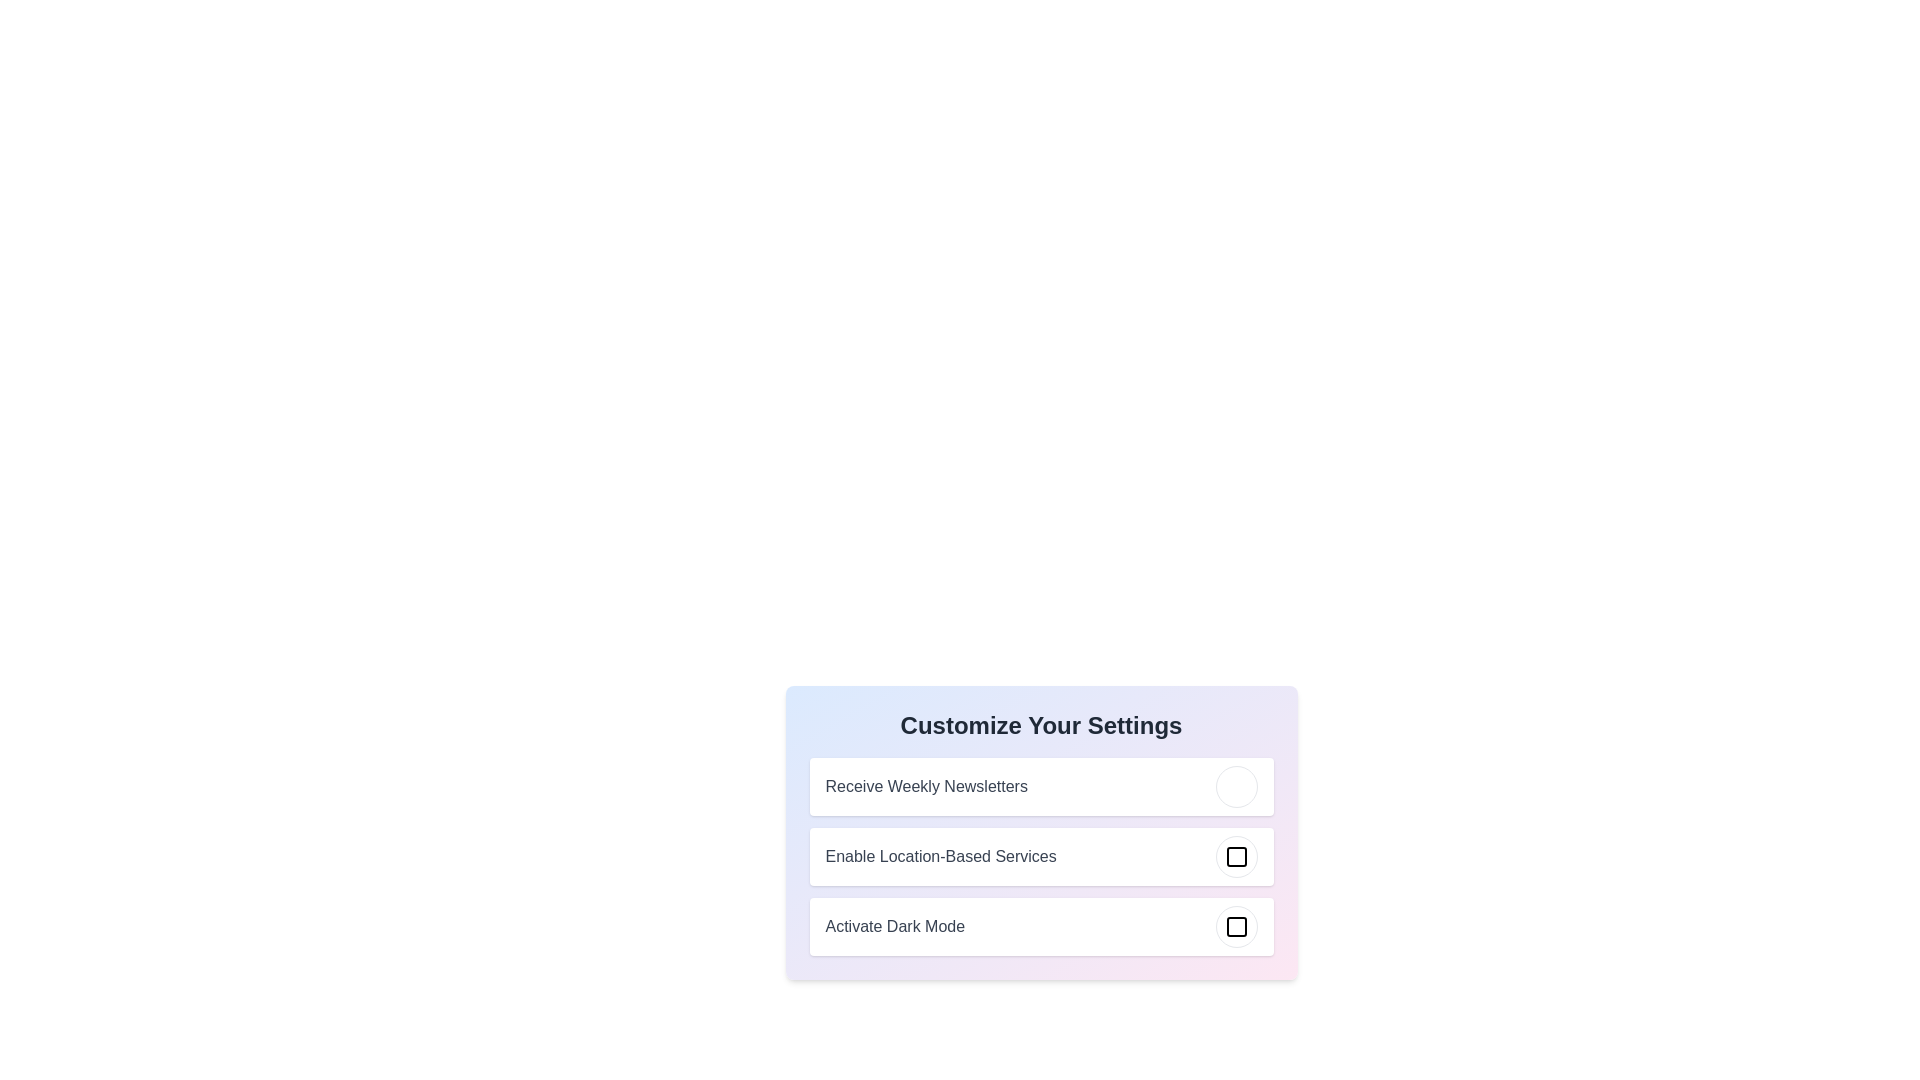  I want to click on the first Toggleable setting item for subscribing to weekly newsletters, so click(1040, 785).